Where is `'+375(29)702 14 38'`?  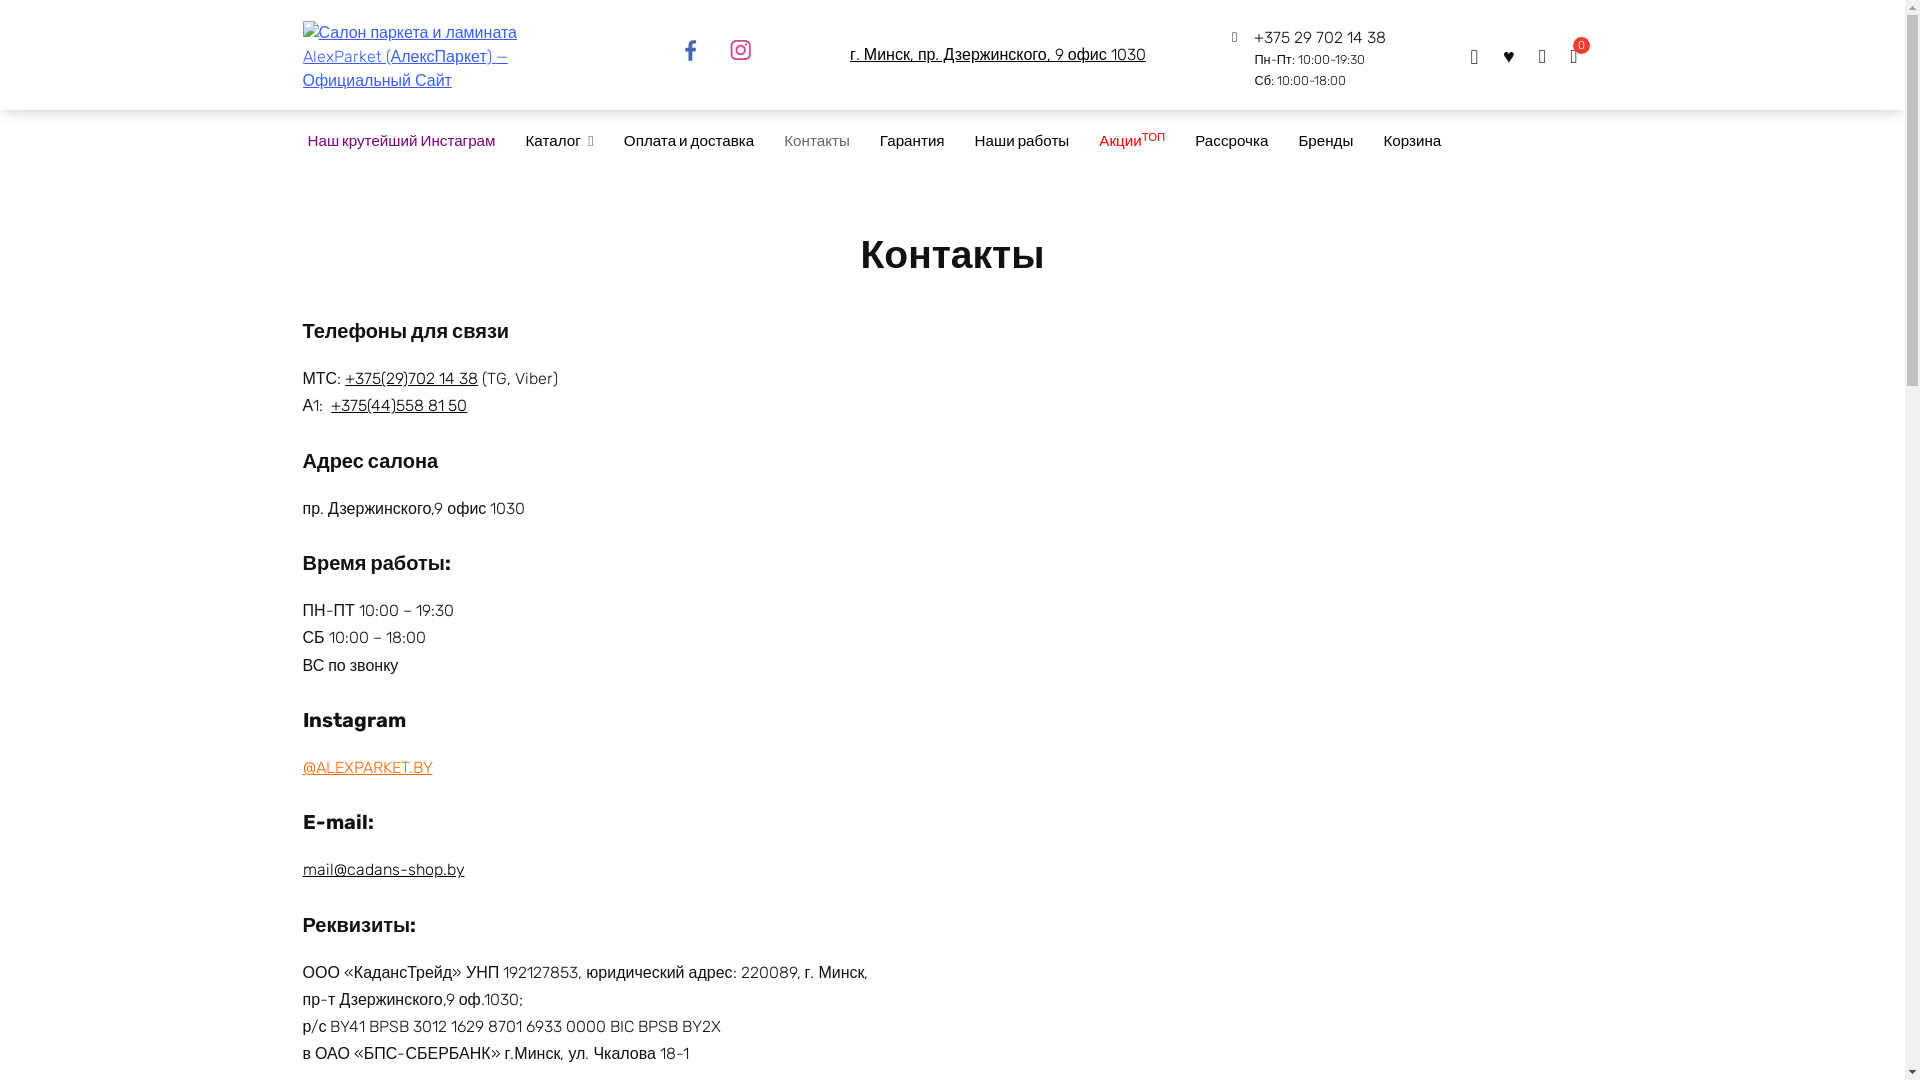 '+375(29)702 14 38' is located at coordinates (345, 378).